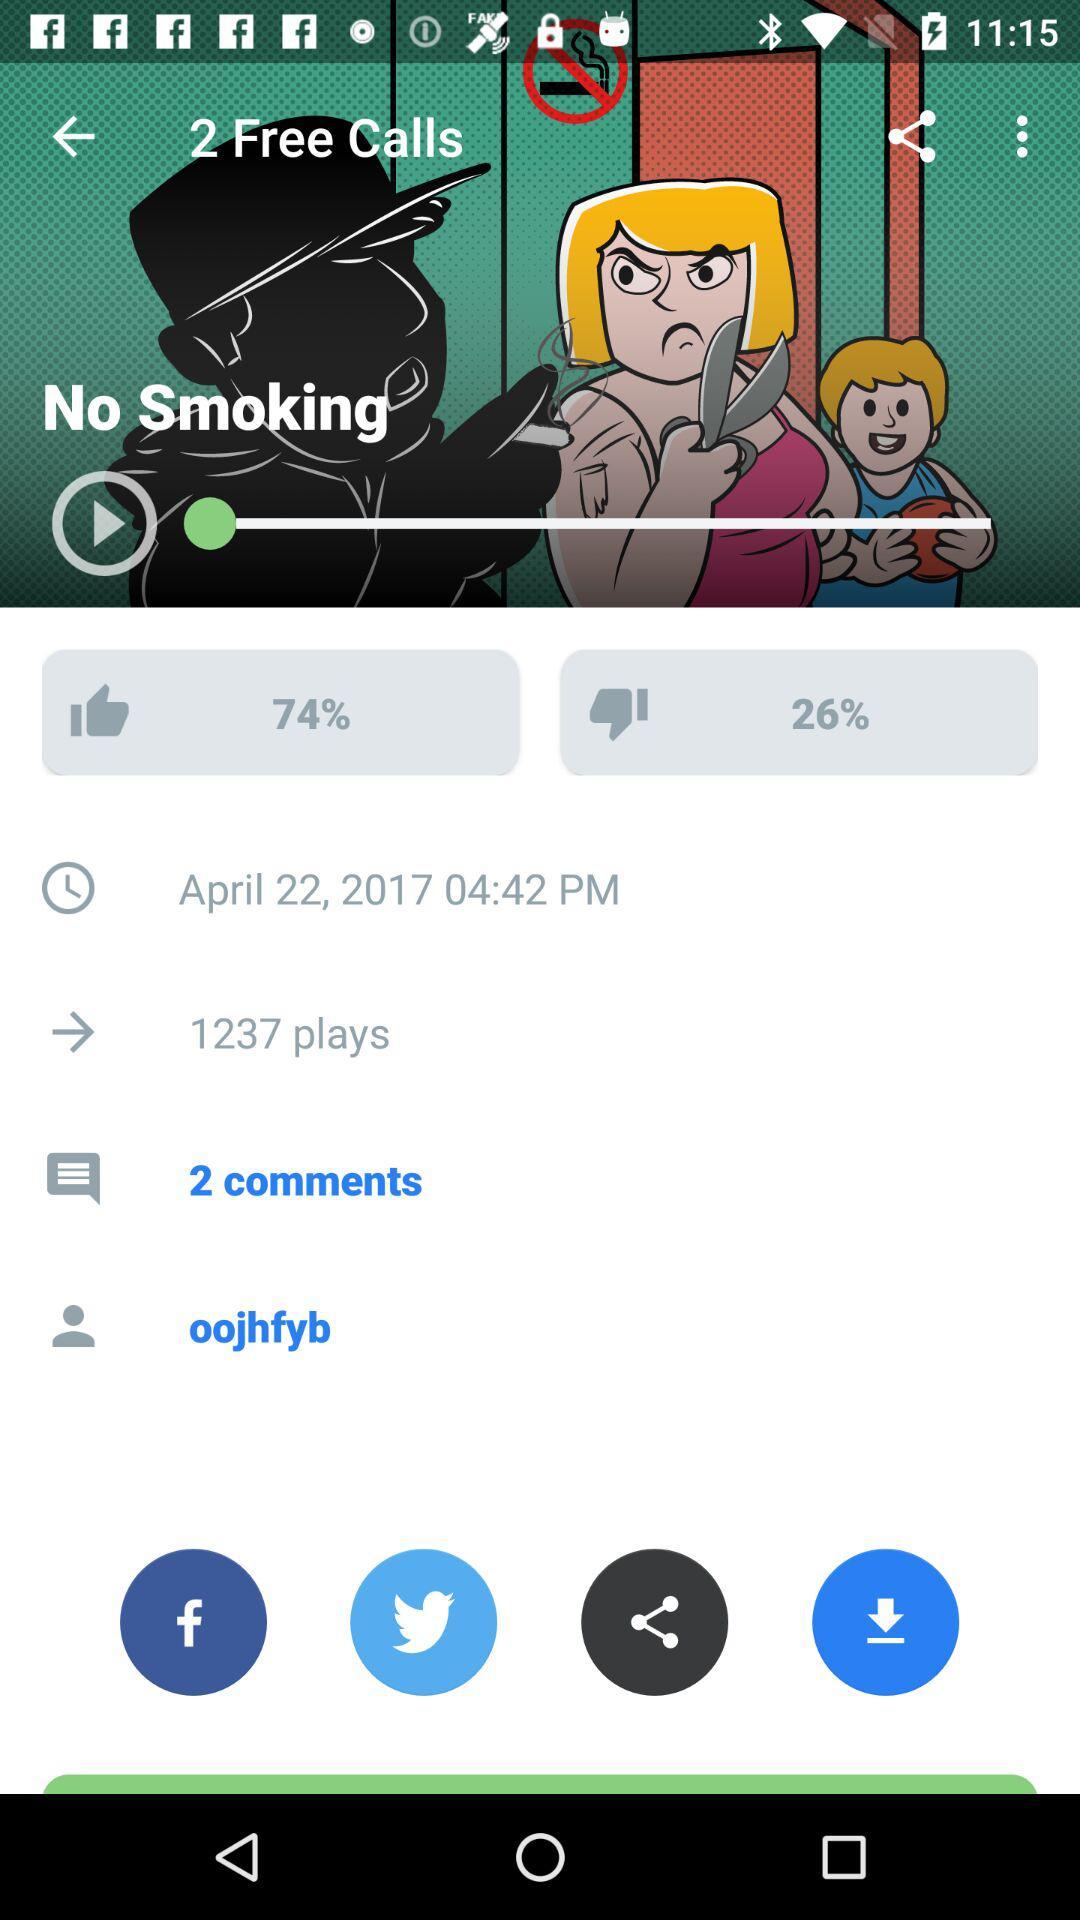 This screenshot has height=1920, width=1080. Describe the element at coordinates (654, 1622) in the screenshot. I see `the share icon` at that location.